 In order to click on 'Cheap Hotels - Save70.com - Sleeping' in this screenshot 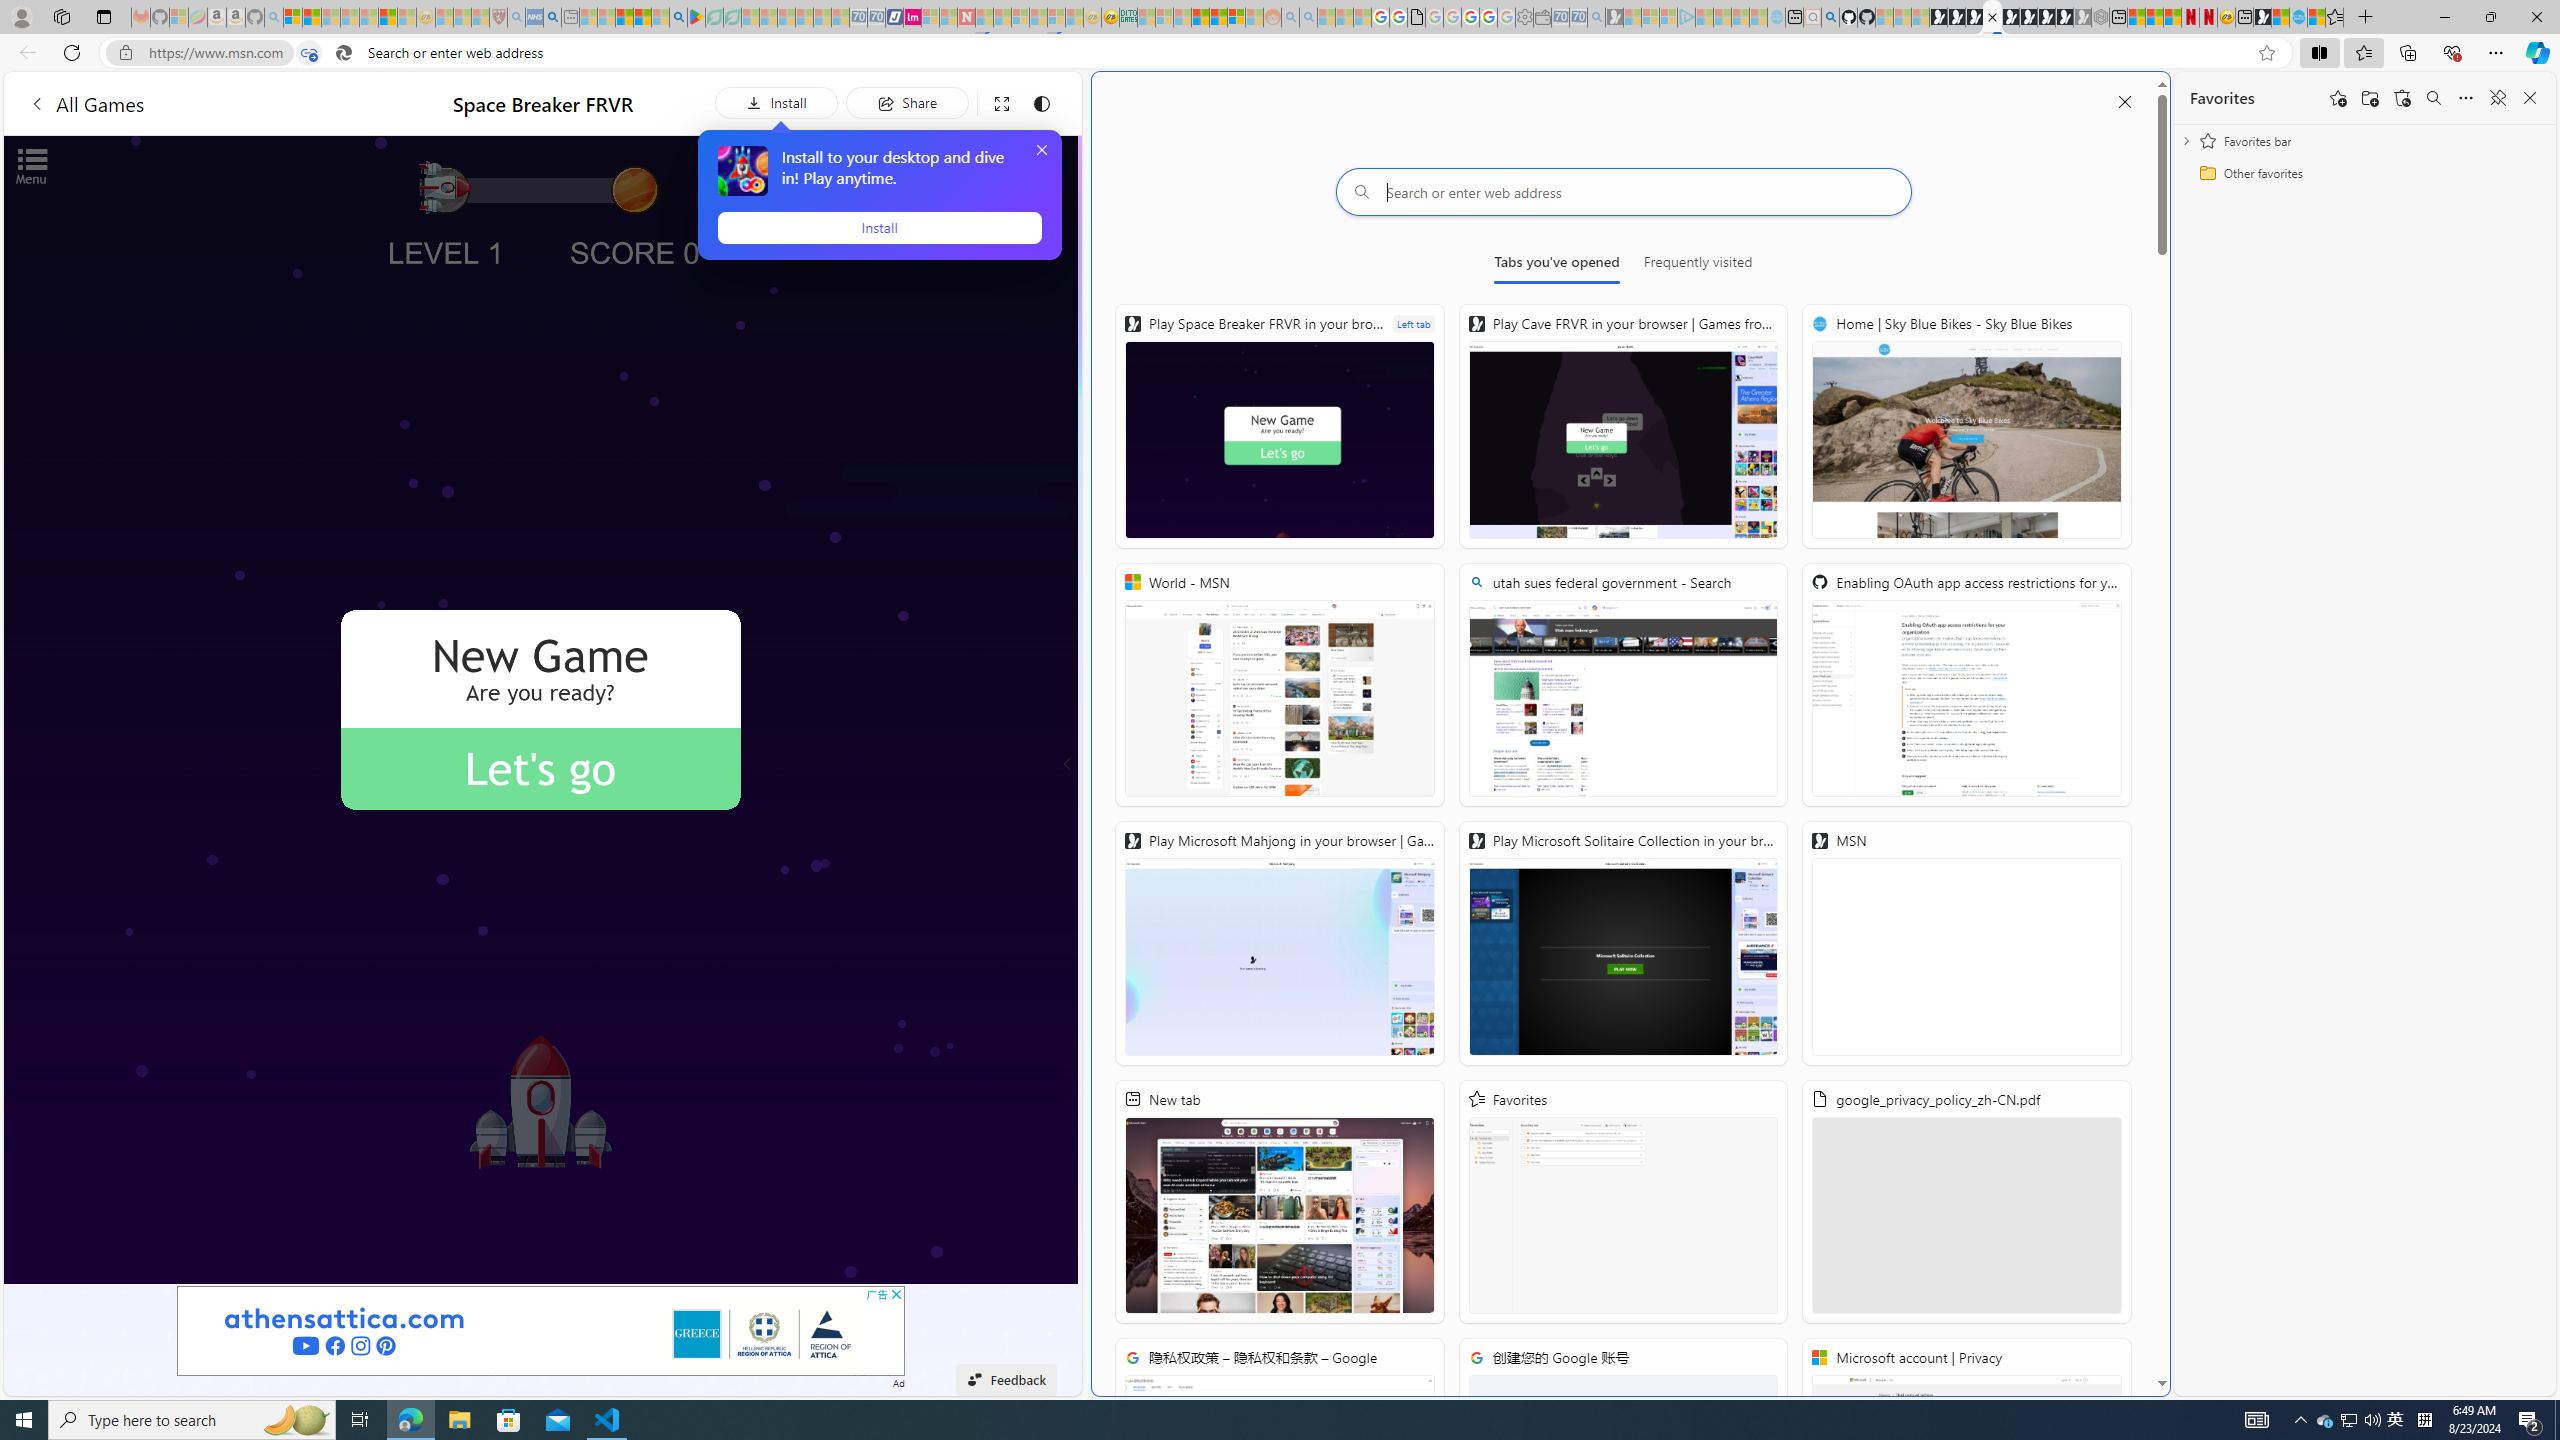, I will do `click(876, 16)`.